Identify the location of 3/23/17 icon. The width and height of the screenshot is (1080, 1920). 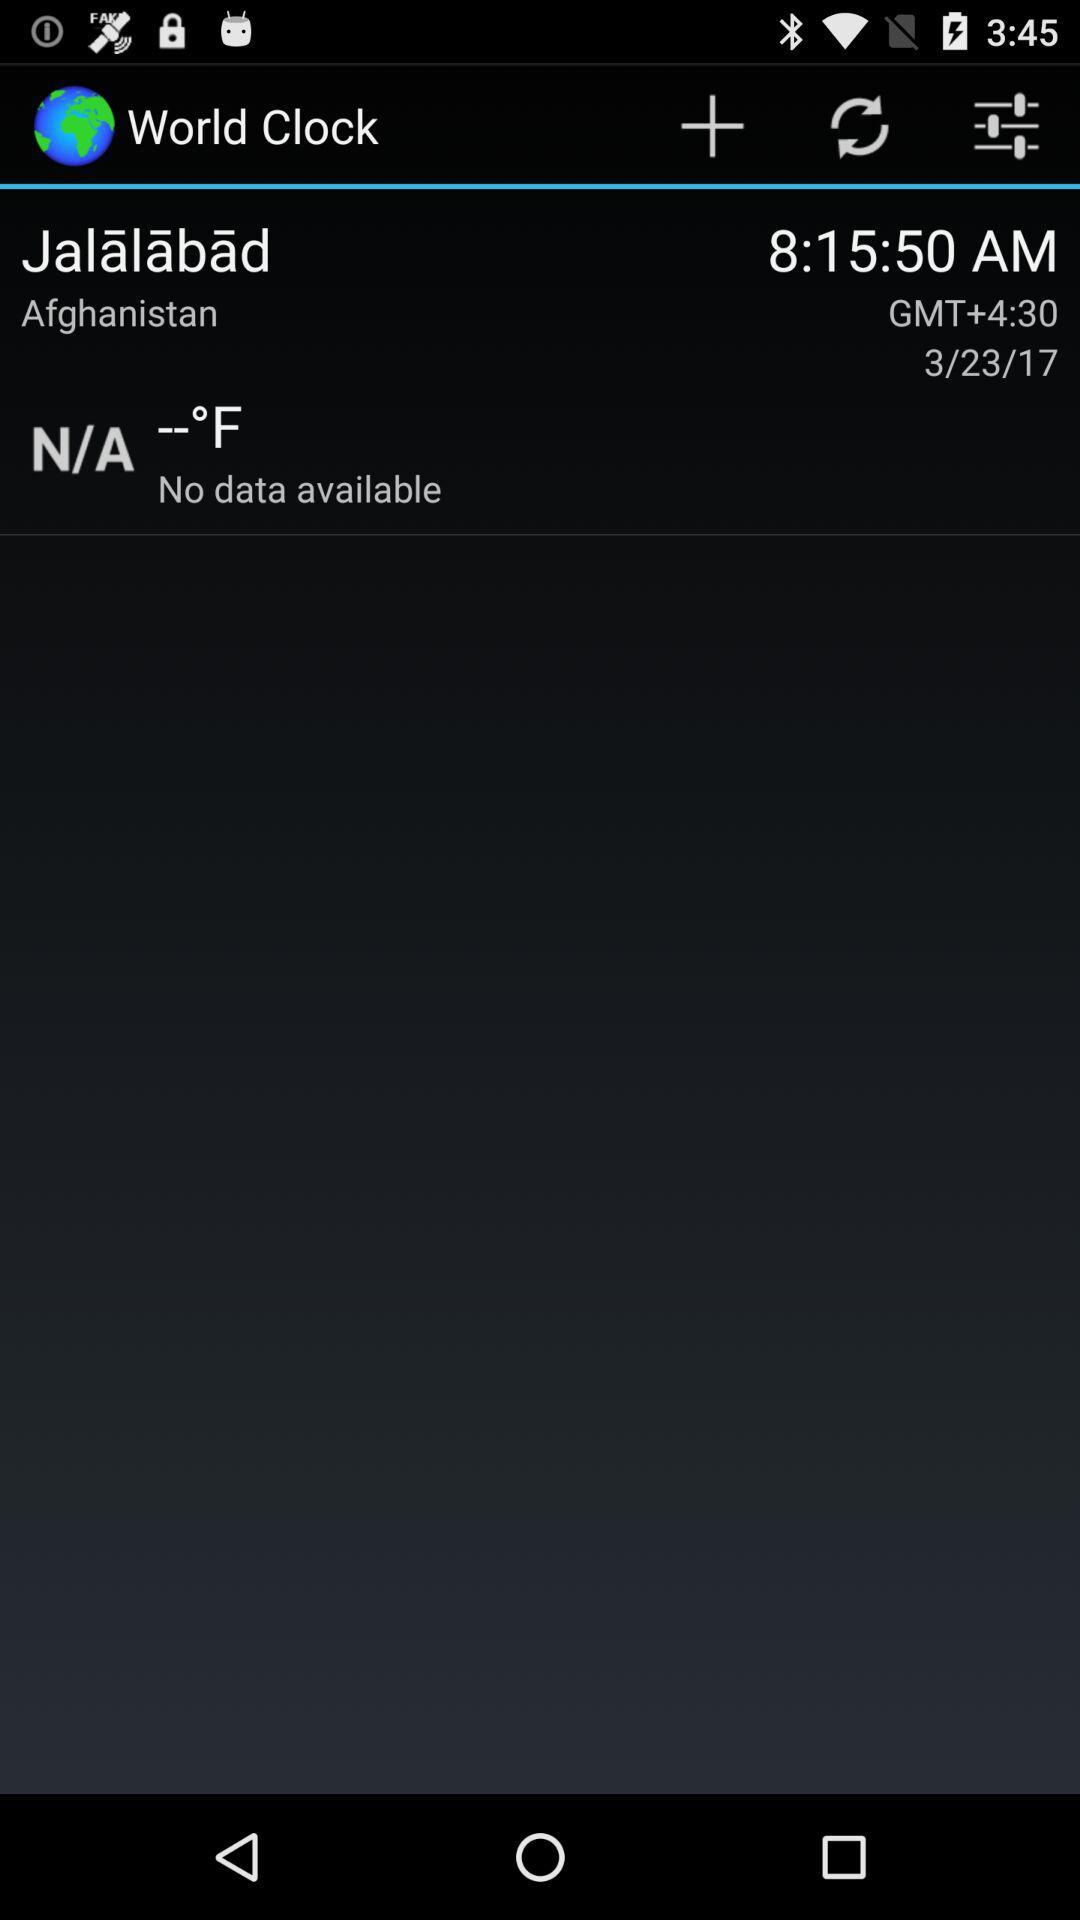
(991, 361).